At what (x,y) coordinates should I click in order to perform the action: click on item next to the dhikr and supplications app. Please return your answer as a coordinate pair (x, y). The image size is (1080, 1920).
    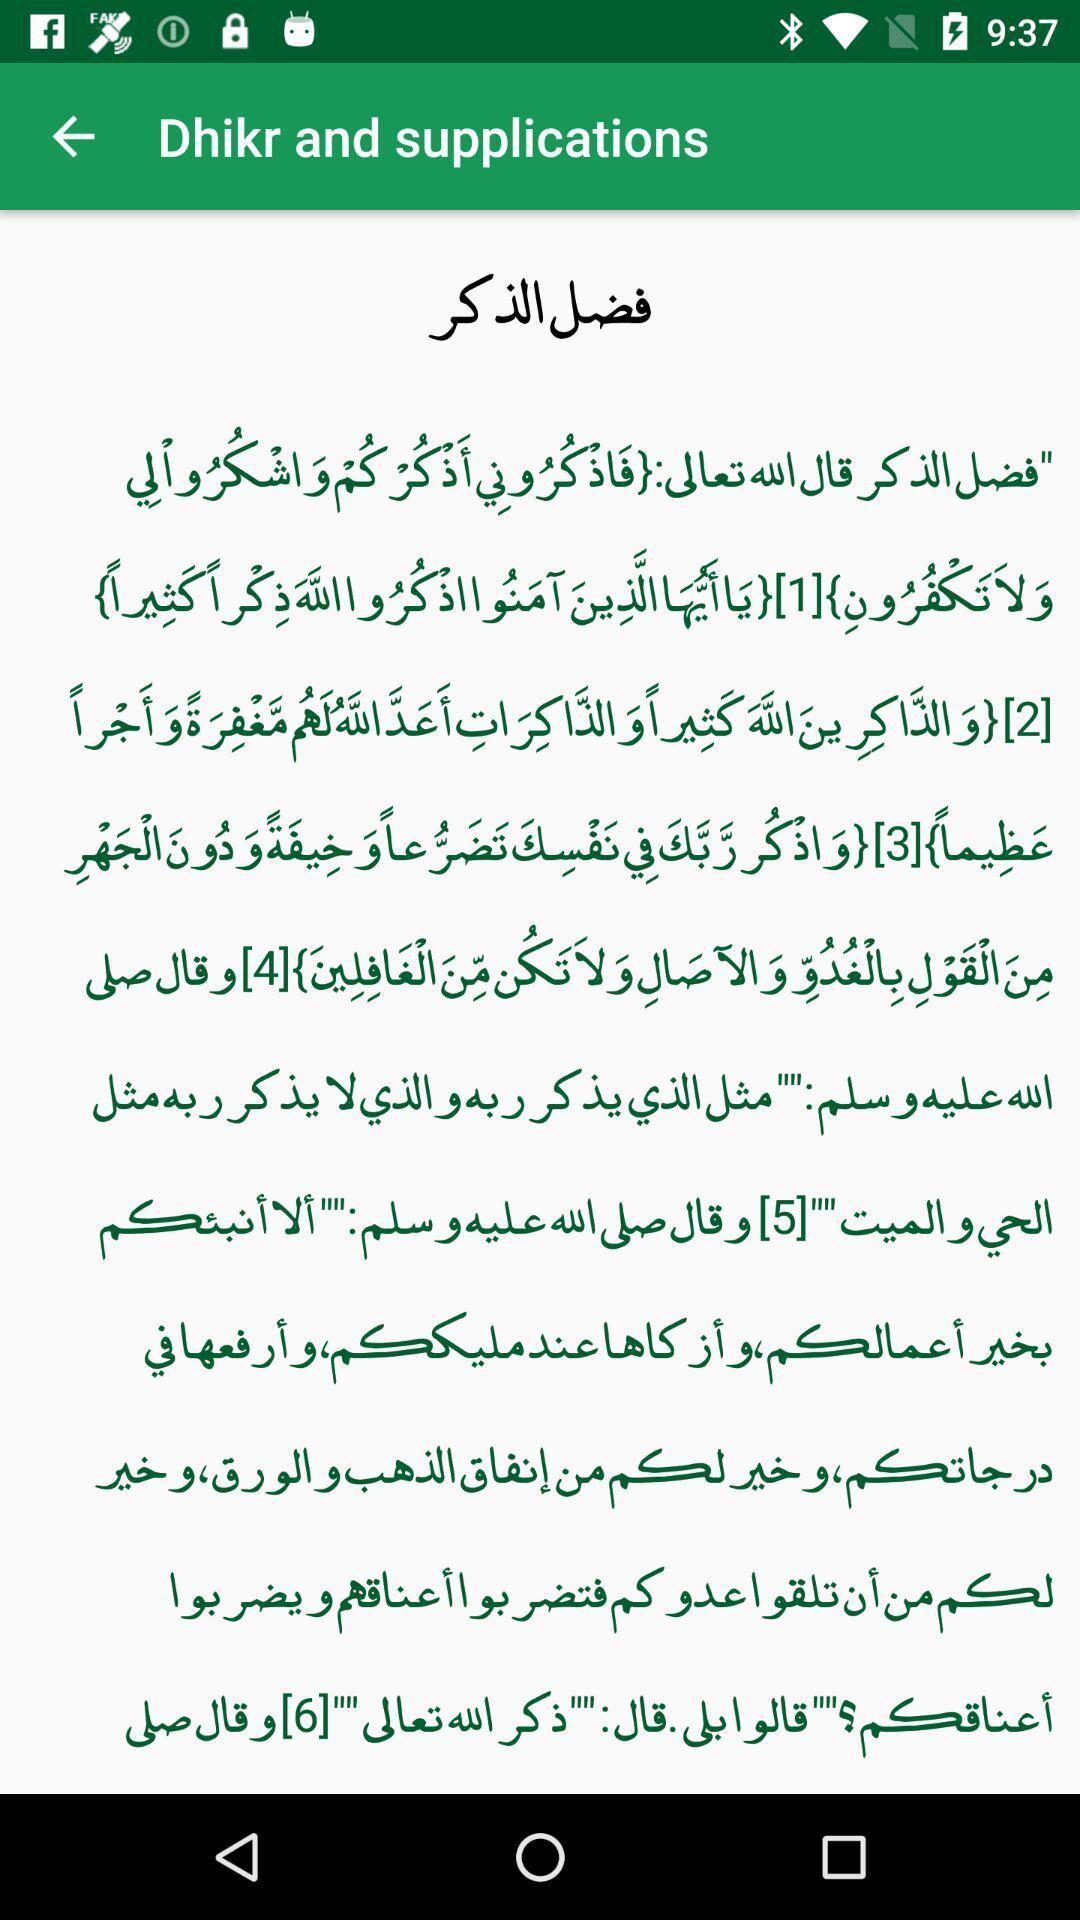
    Looking at the image, I should click on (72, 135).